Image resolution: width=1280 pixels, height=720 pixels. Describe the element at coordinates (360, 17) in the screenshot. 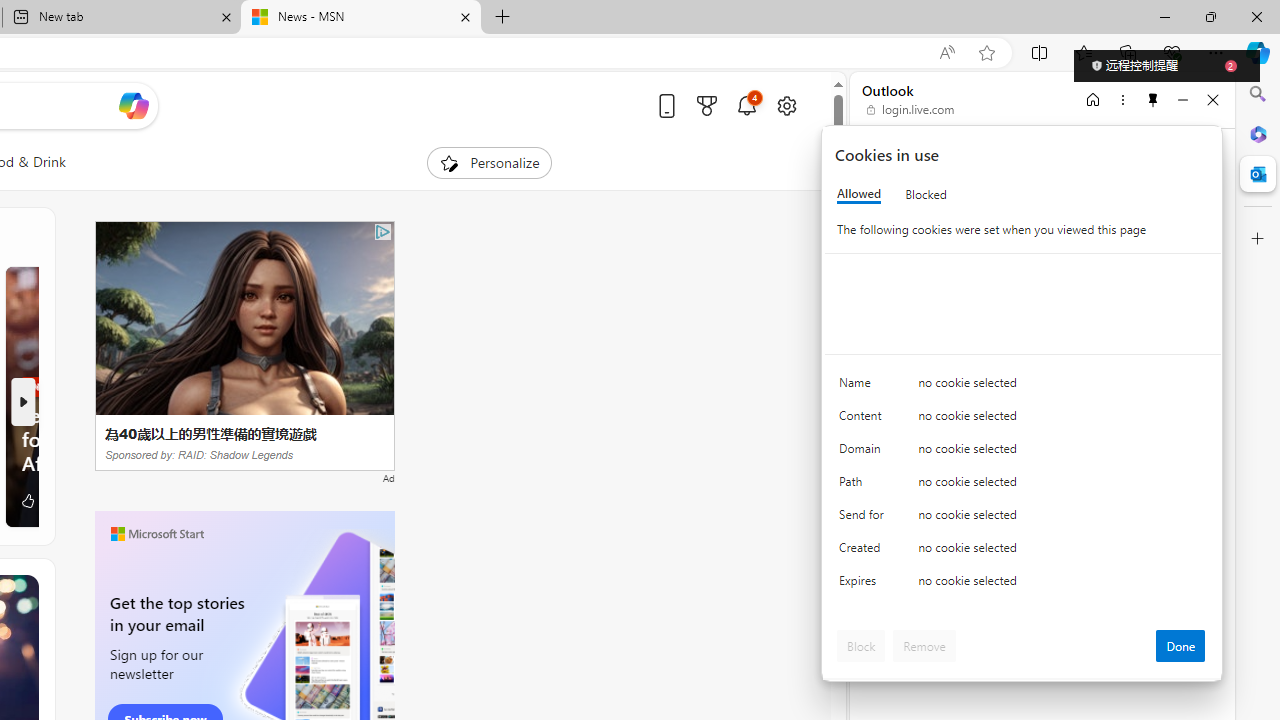

I see `'News - MSN'` at that location.